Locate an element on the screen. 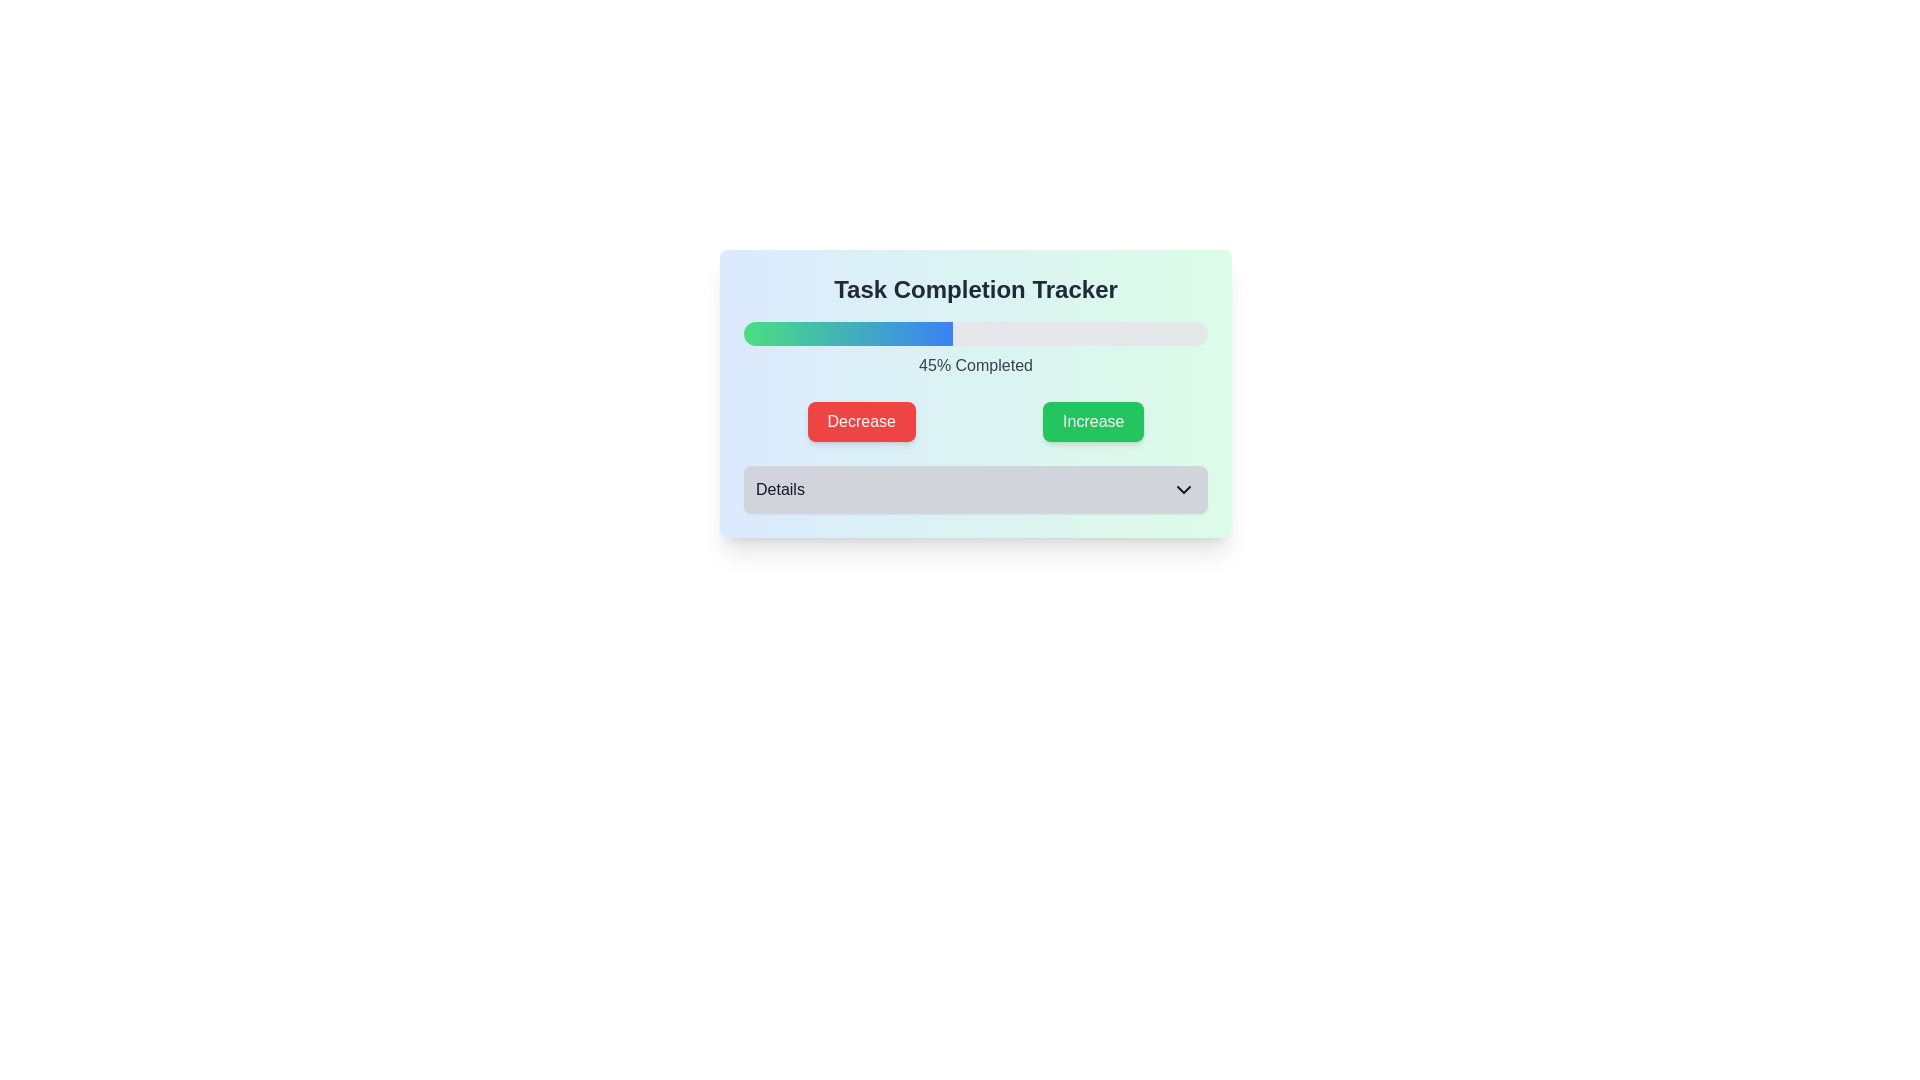 This screenshot has height=1080, width=1920. the main header text component displaying 'Task Completion Tracker' in bold and large font size, which is styled with a gray color and is centered at the top of its section is located at coordinates (975, 289).